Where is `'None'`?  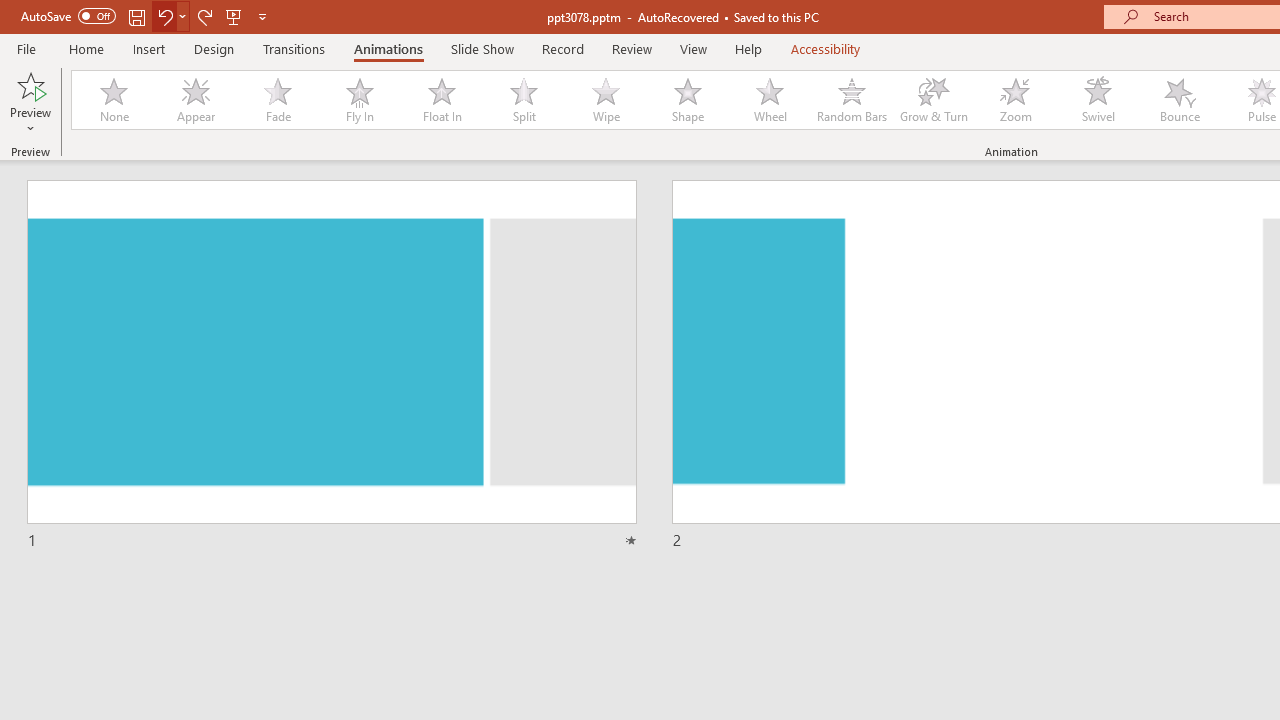 'None' is located at coordinates (112, 100).